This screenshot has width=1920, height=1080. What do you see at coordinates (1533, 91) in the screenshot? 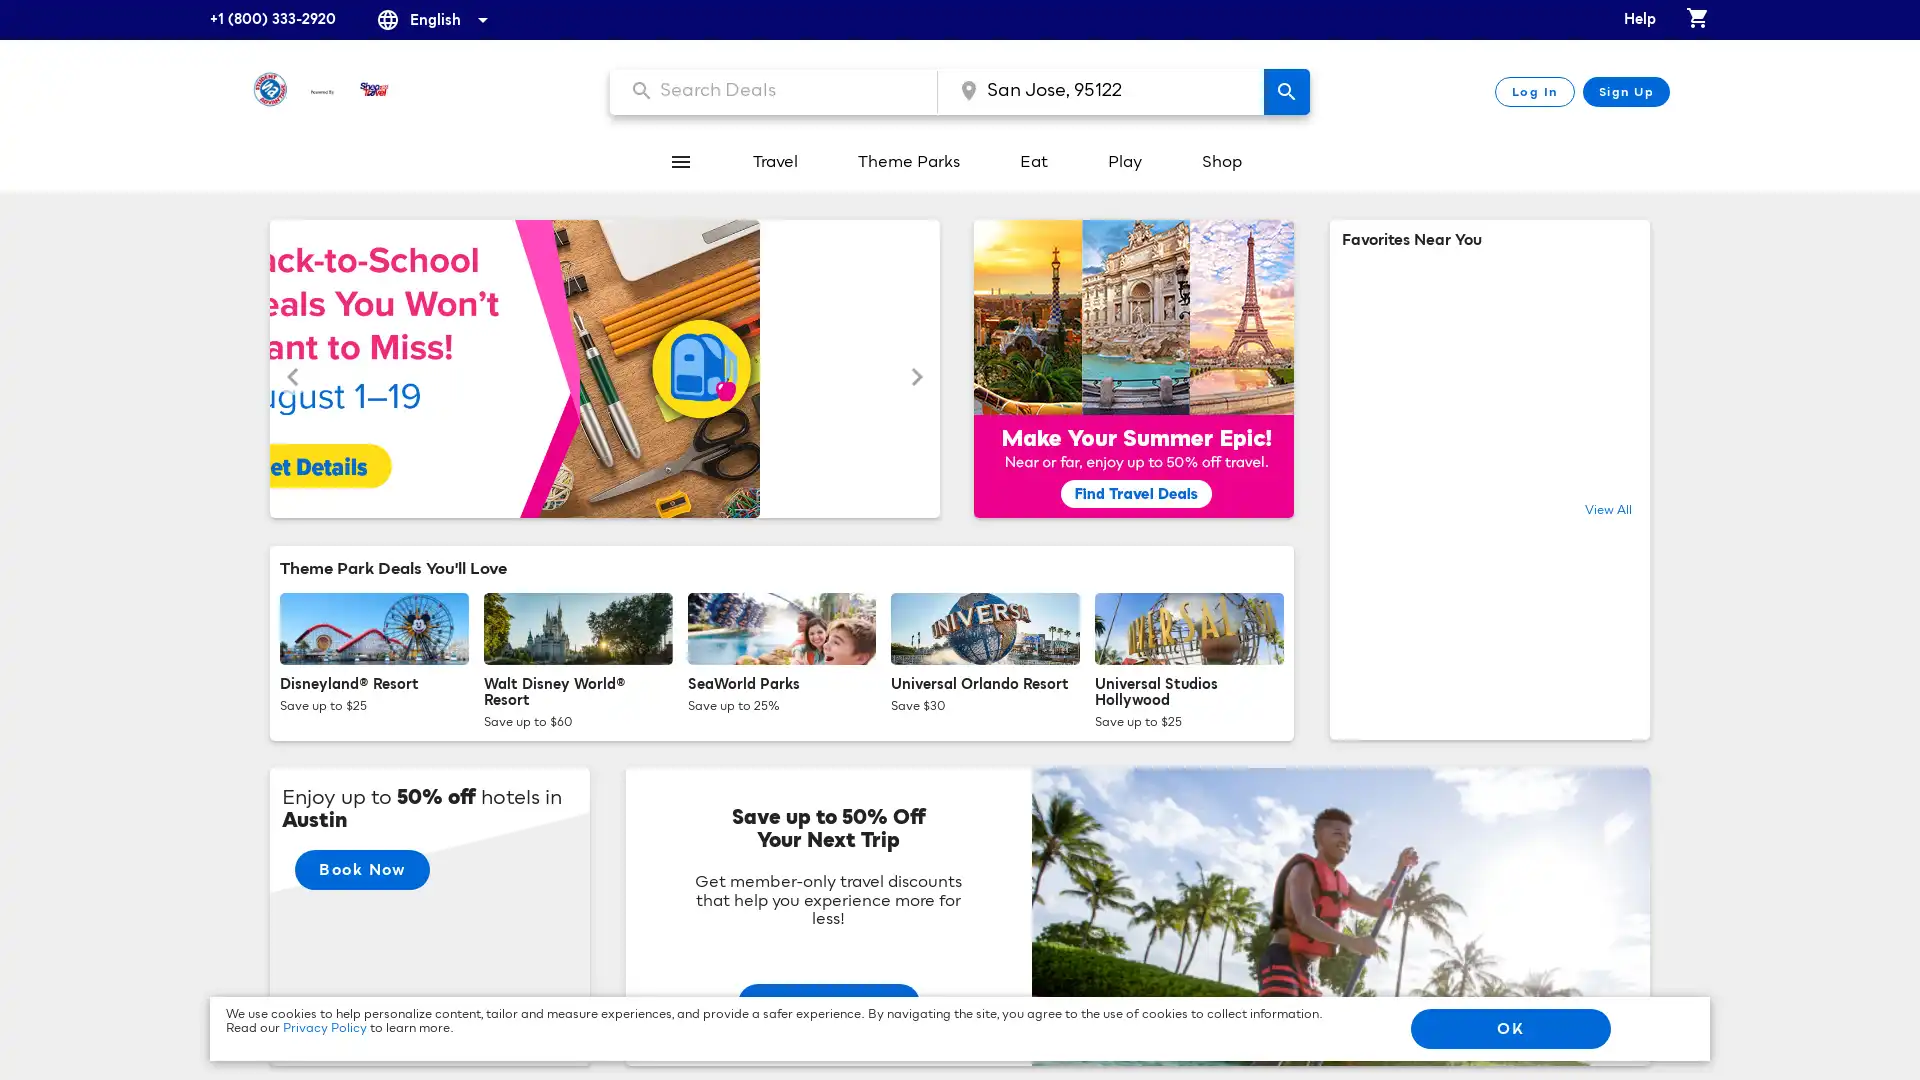
I see `Log In` at bounding box center [1533, 91].